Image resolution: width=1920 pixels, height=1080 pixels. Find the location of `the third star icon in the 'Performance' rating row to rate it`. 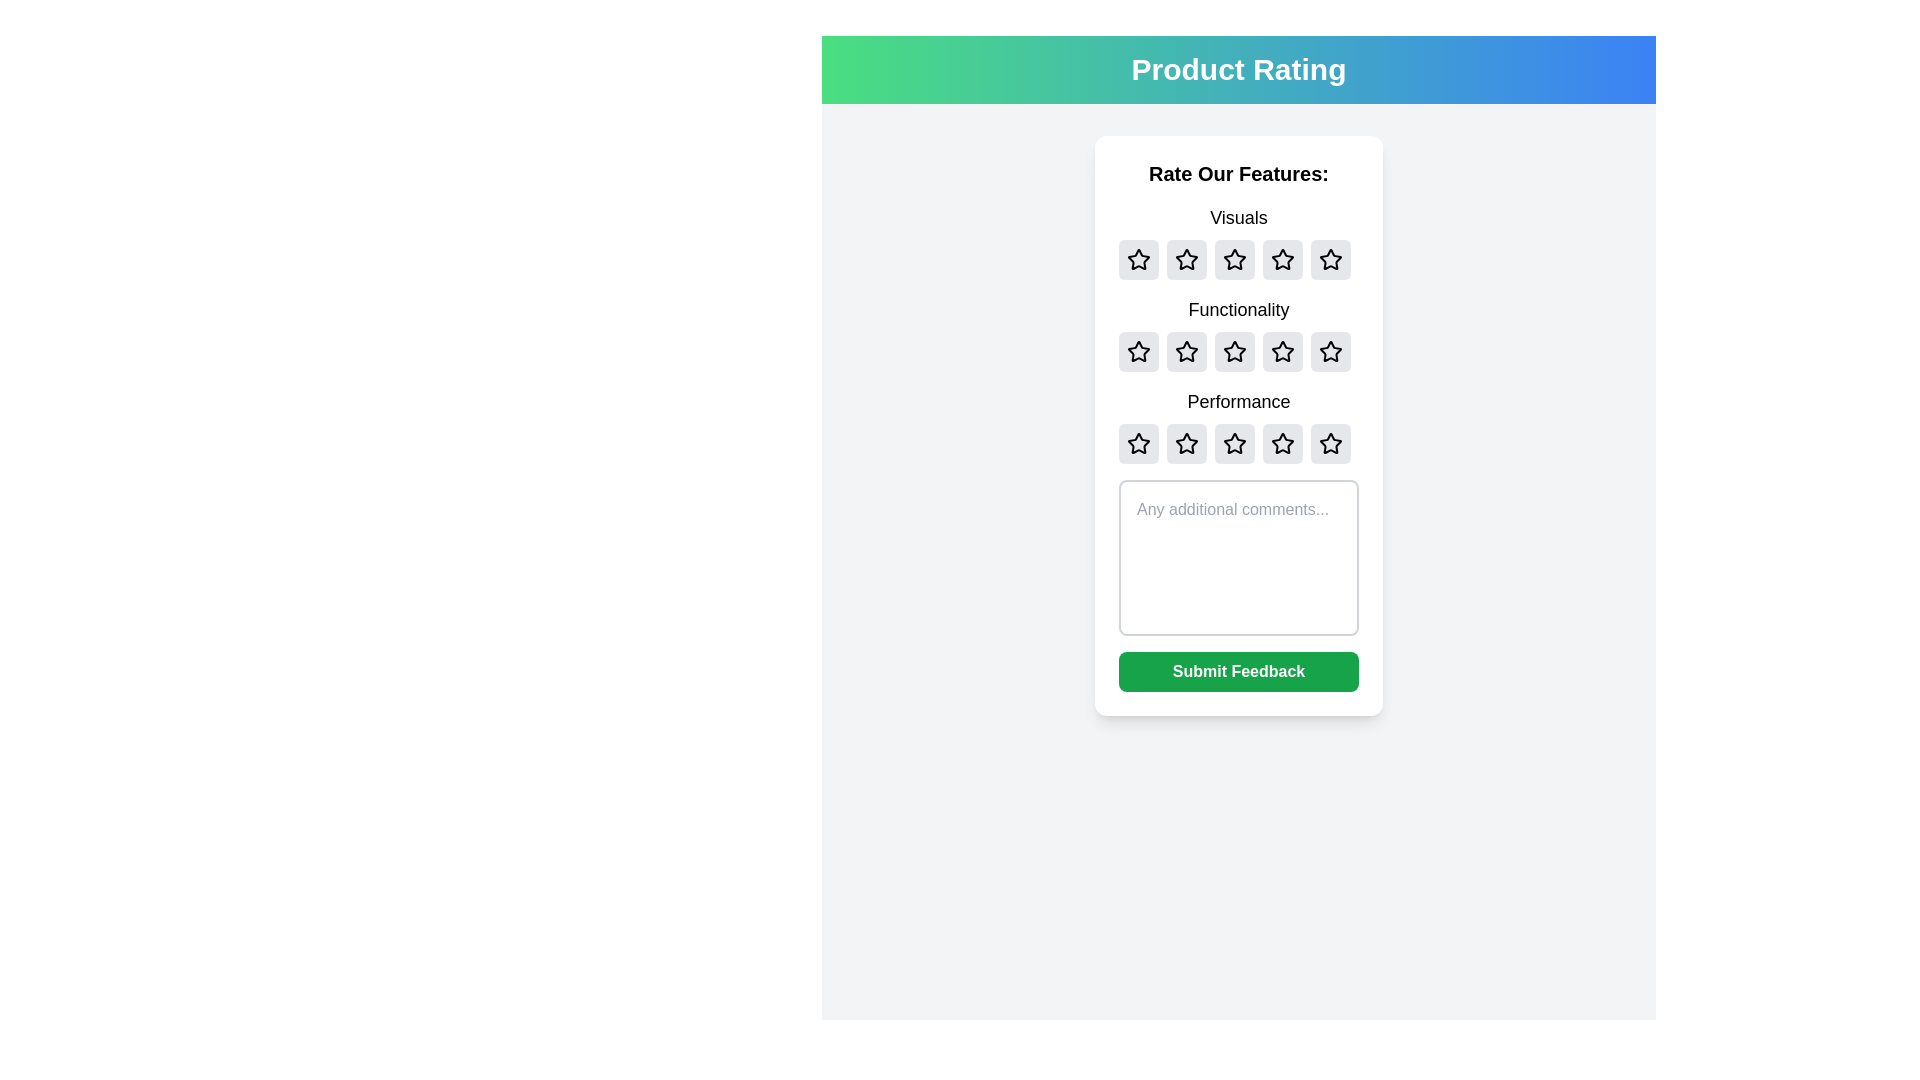

the third star icon in the 'Performance' rating row to rate it is located at coordinates (1237, 442).